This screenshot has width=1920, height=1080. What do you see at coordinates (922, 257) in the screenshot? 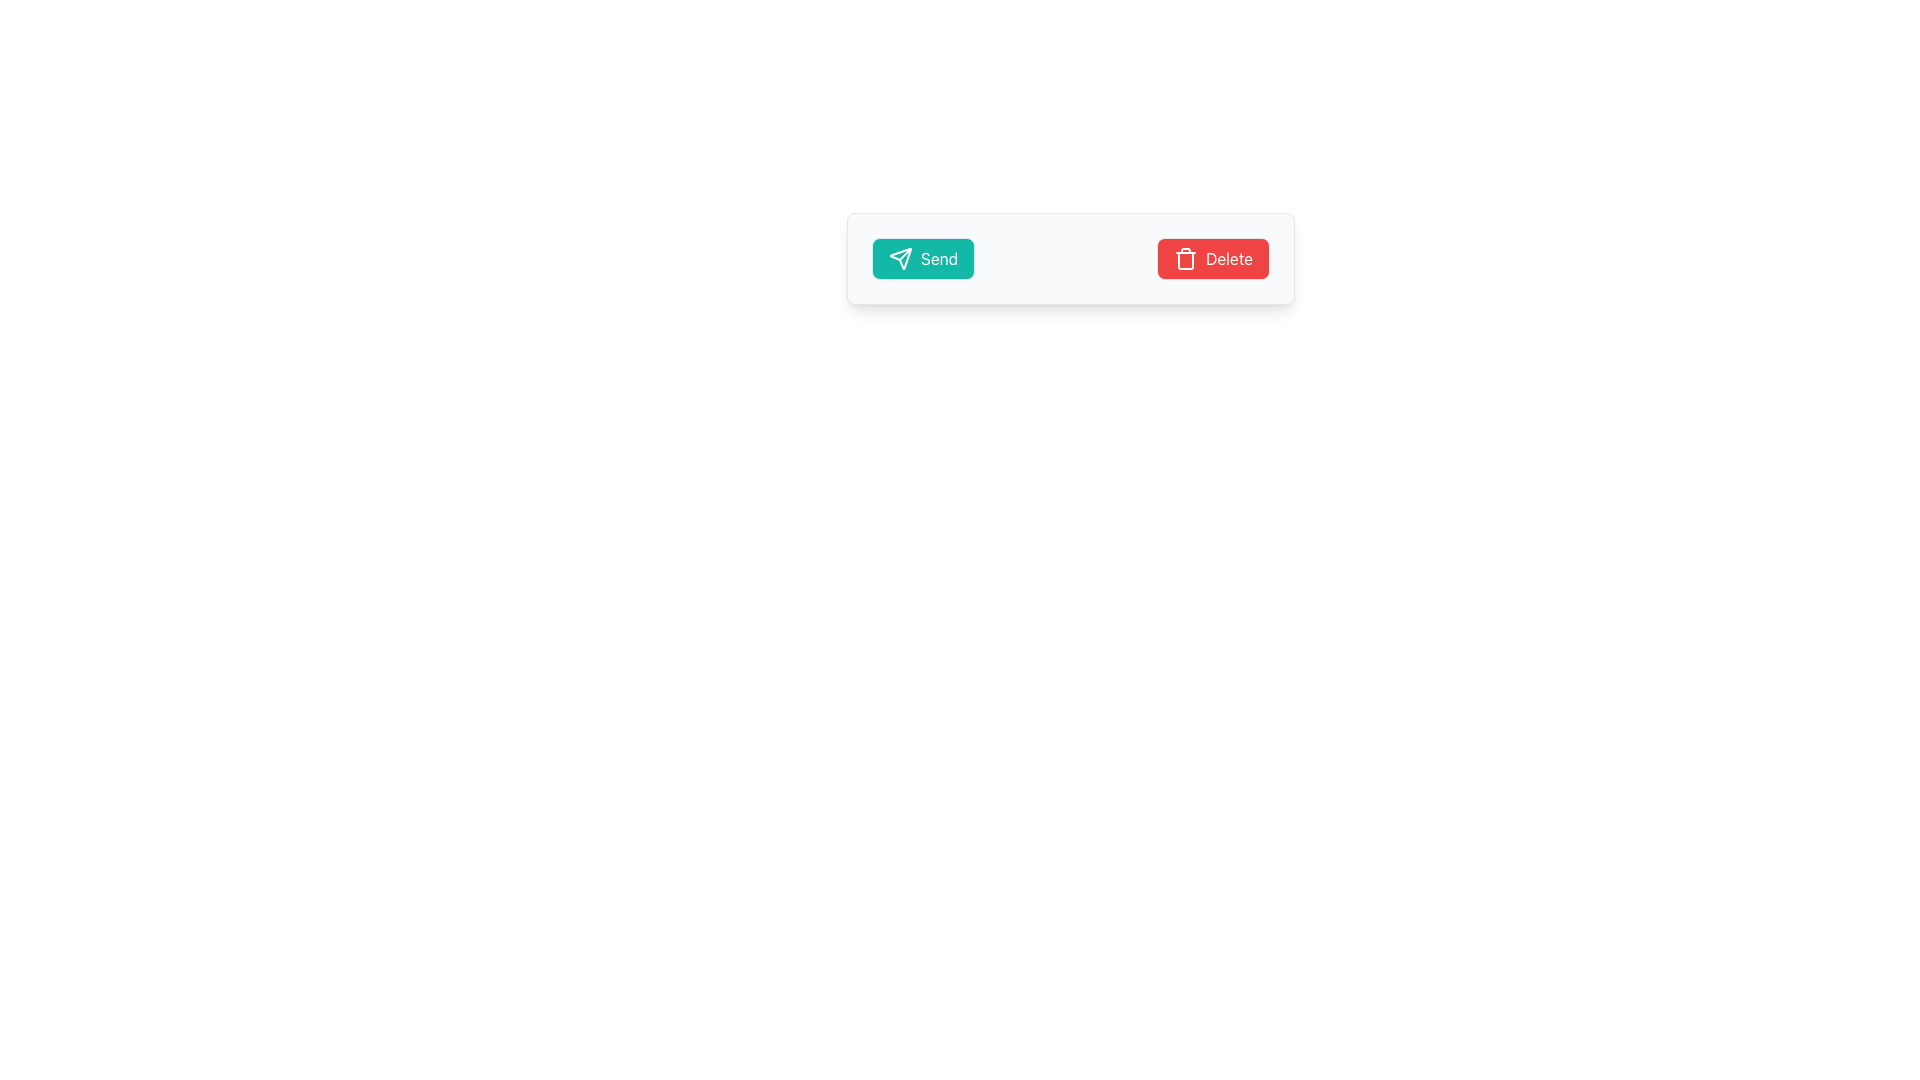
I see `the 'Send' button` at bounding box center [922, 257].